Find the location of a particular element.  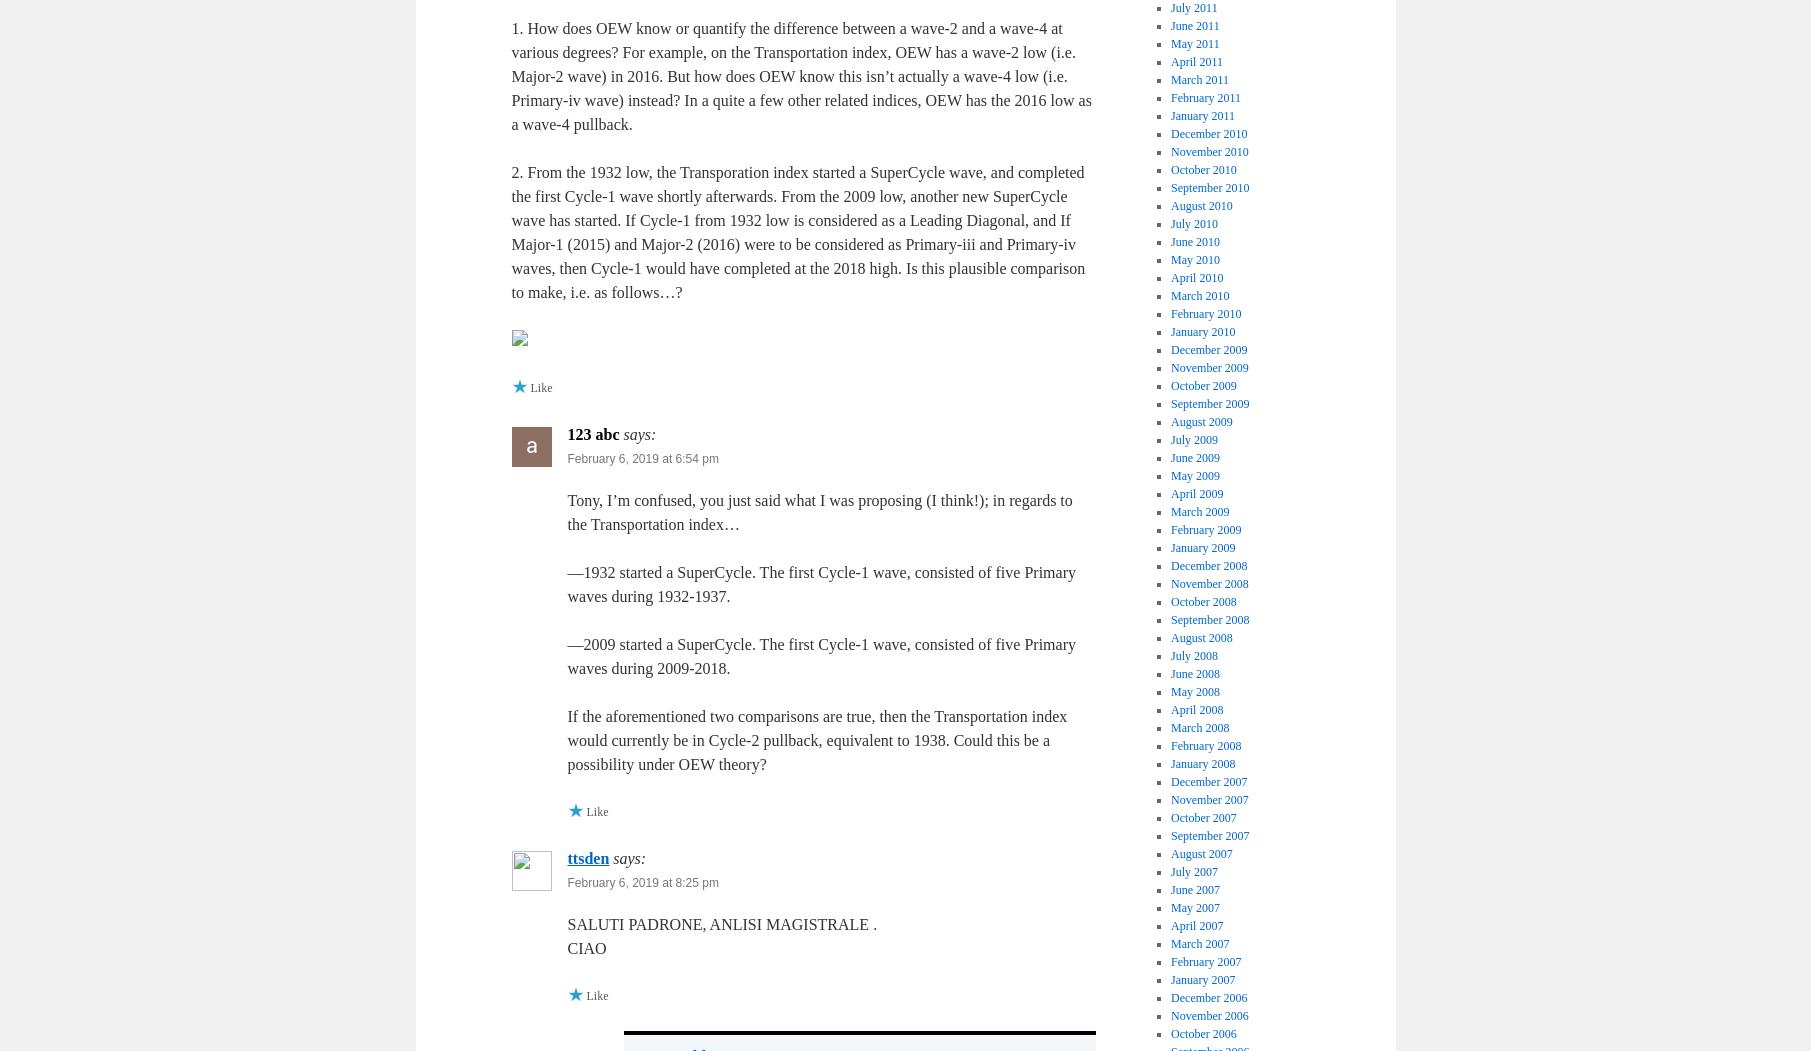

'June 2007' is located at coordinates (1194, 888).